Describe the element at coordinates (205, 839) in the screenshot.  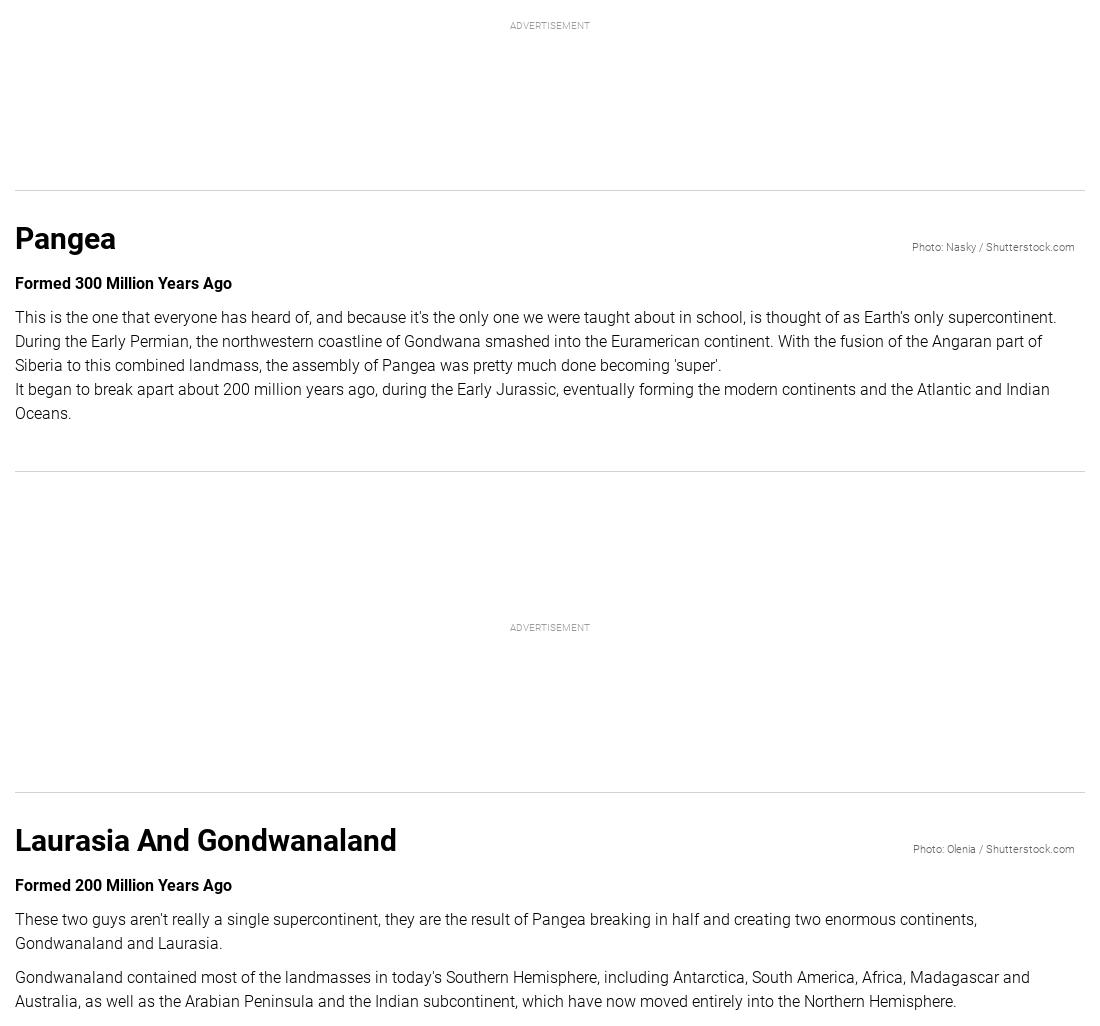
I see `'Laurasia And Gondwanaland'` at that location.